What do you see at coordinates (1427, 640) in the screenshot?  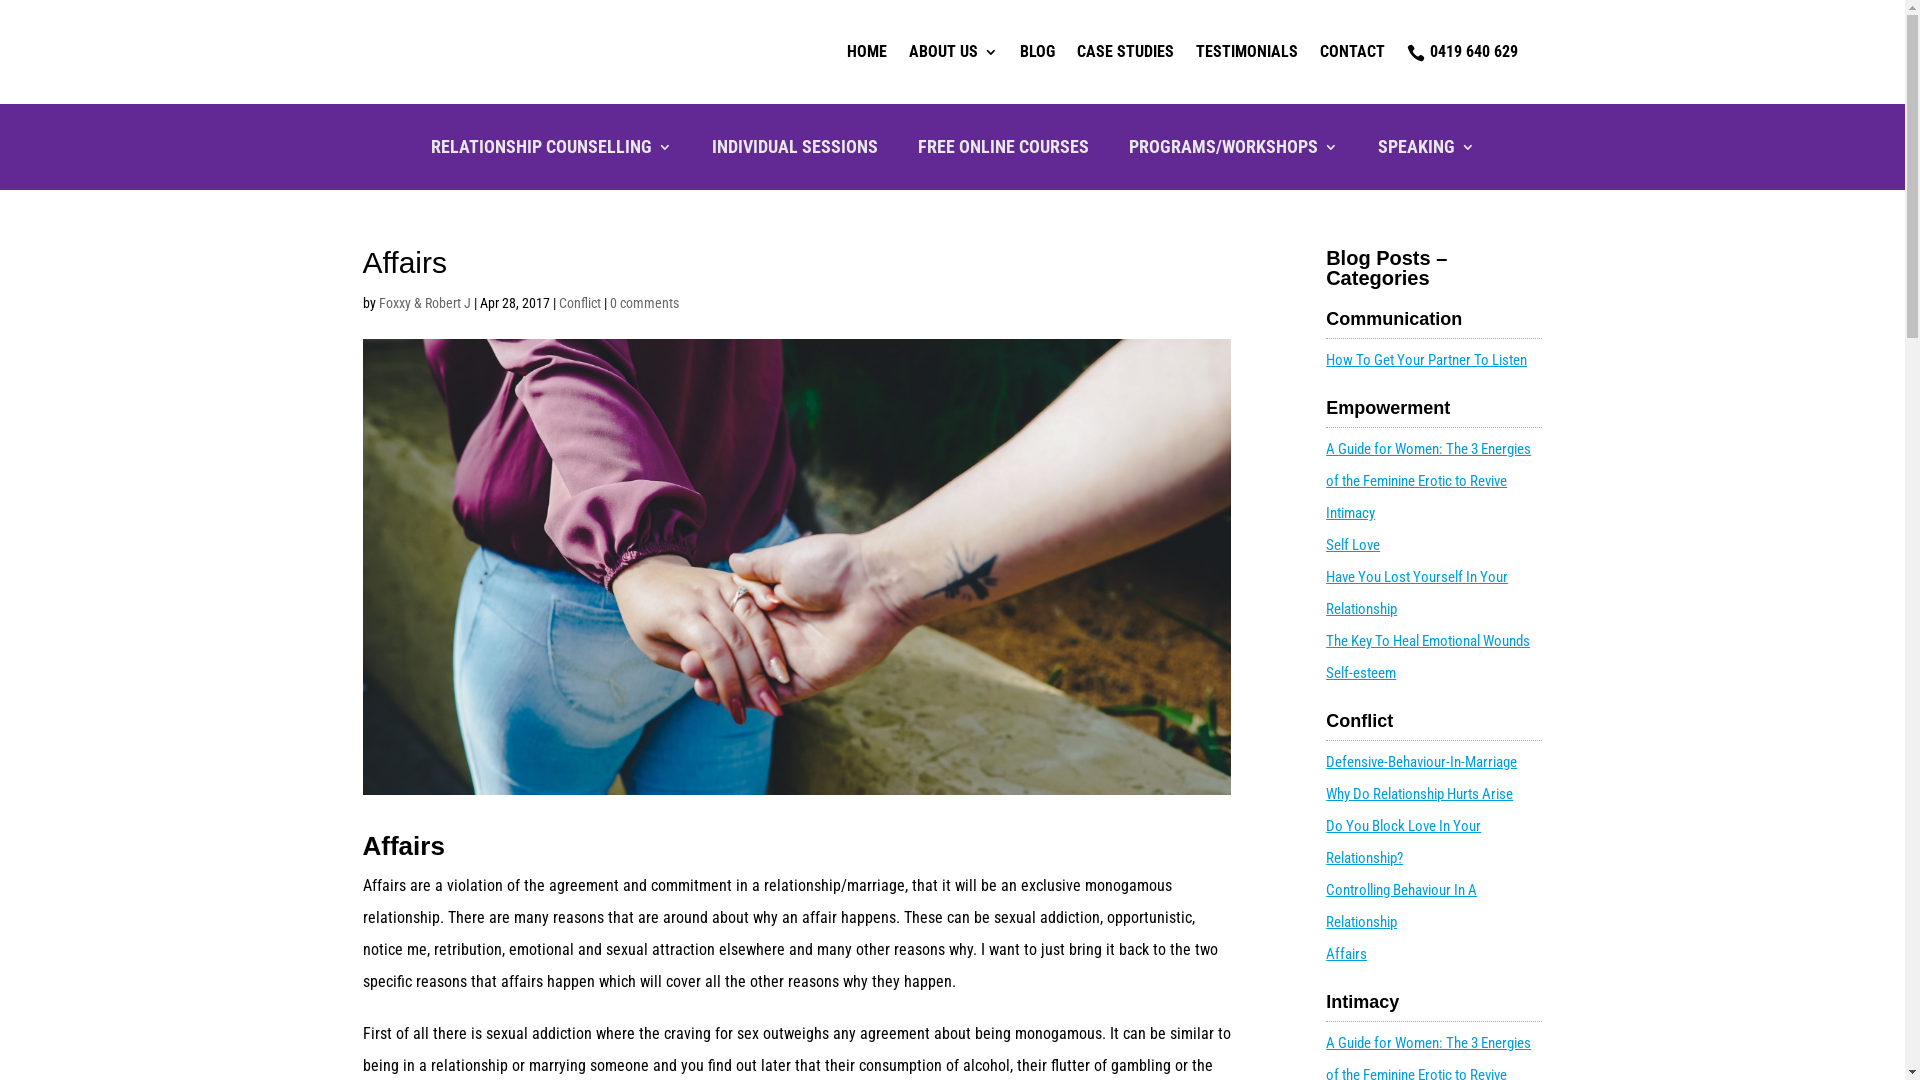 I see `'The Key To Heal Emotional Wounds'` at bounding box center [1427, 640].